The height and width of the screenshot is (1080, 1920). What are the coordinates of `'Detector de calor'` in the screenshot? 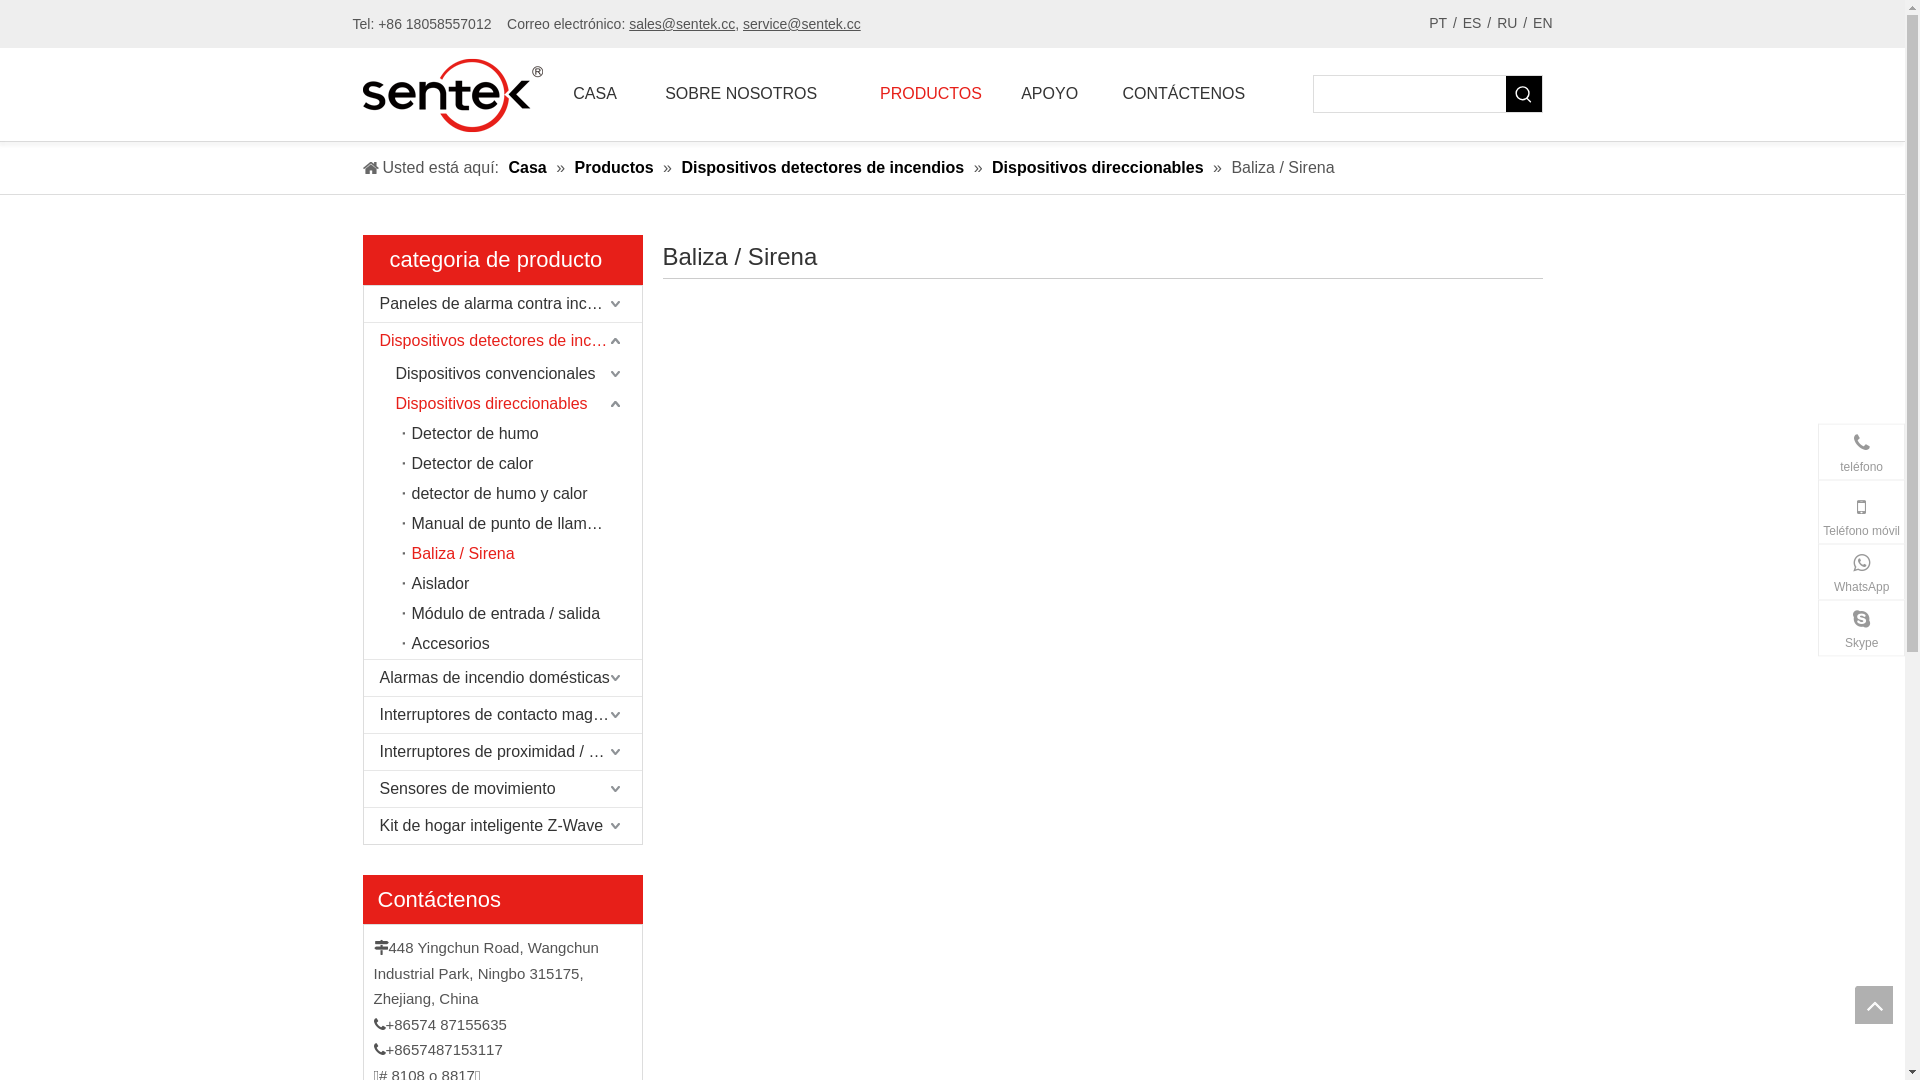 It's located at (522, 463).